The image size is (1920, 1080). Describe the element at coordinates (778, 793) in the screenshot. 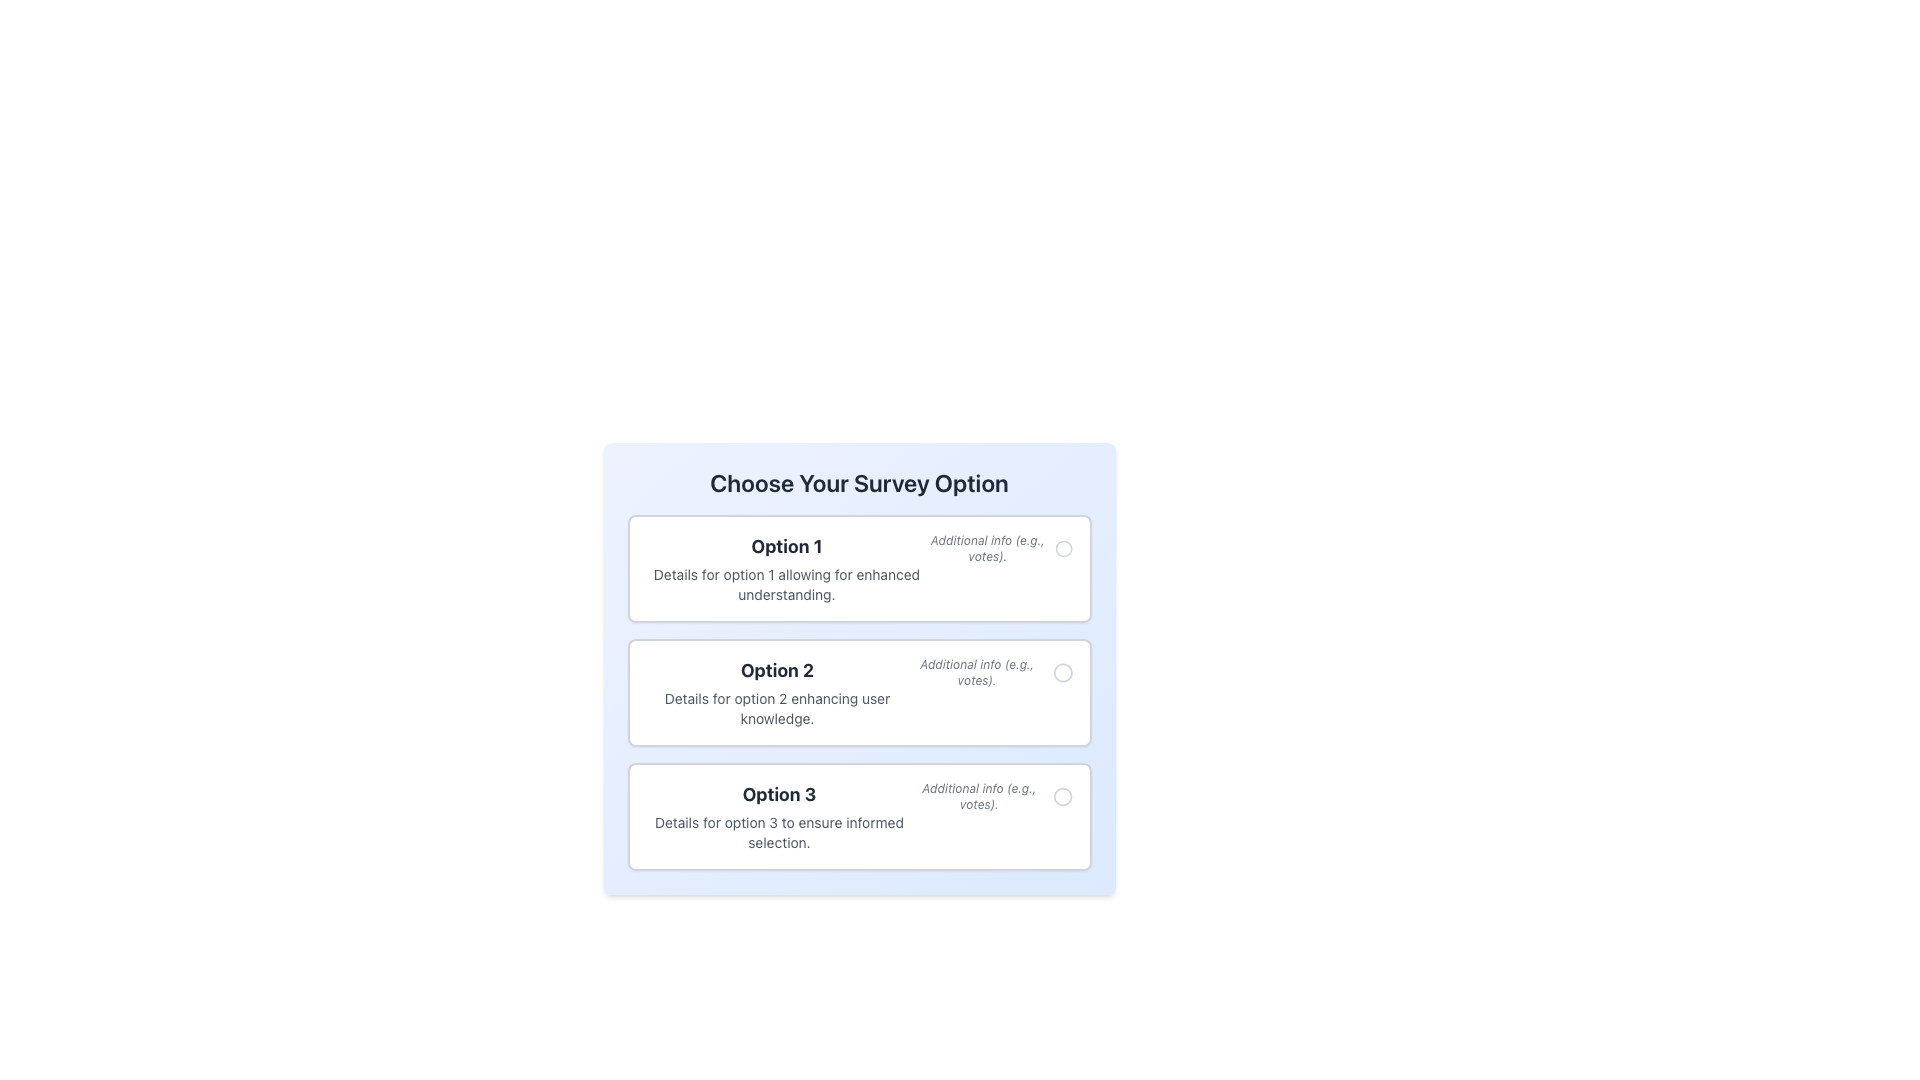

I see `the title label for the third selectable option in the survey interface, which is positioned directly above the details for option 3` at that location.